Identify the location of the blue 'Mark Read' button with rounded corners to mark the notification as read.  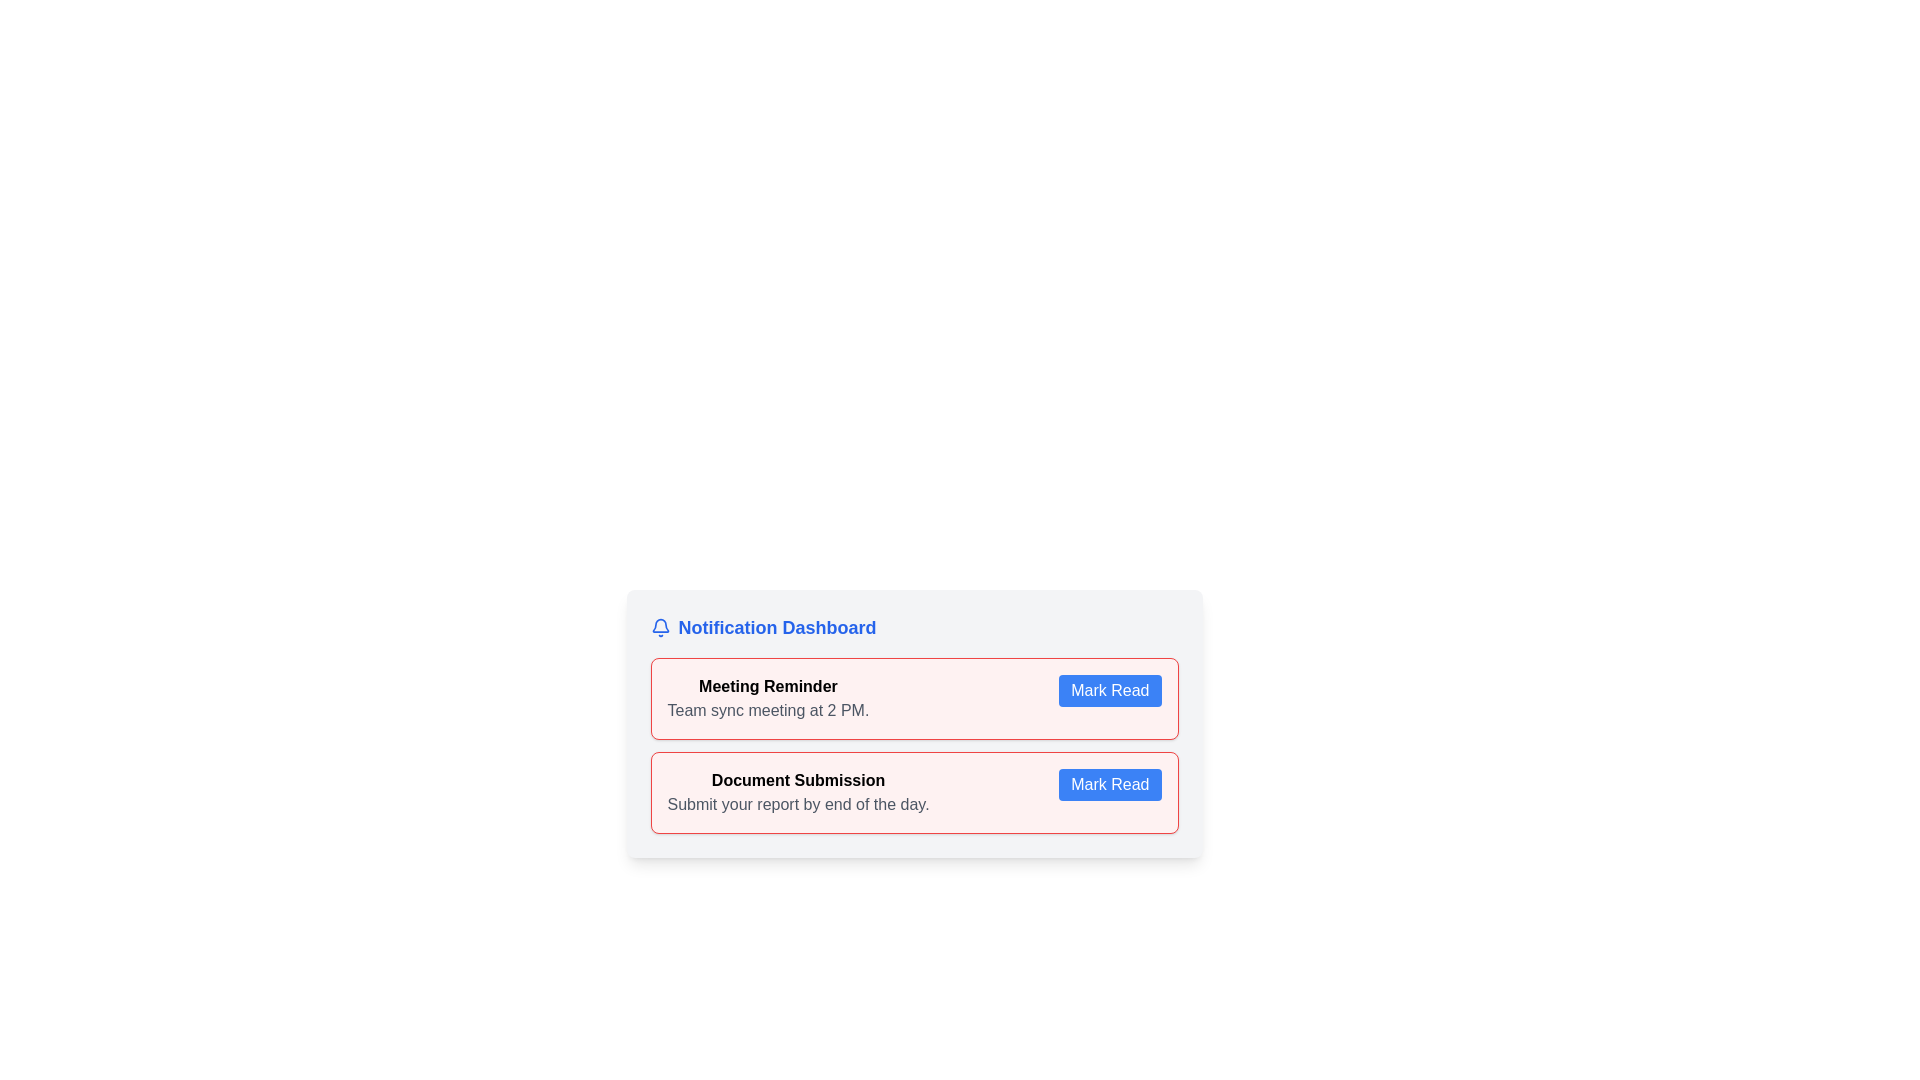
(1109, 784).